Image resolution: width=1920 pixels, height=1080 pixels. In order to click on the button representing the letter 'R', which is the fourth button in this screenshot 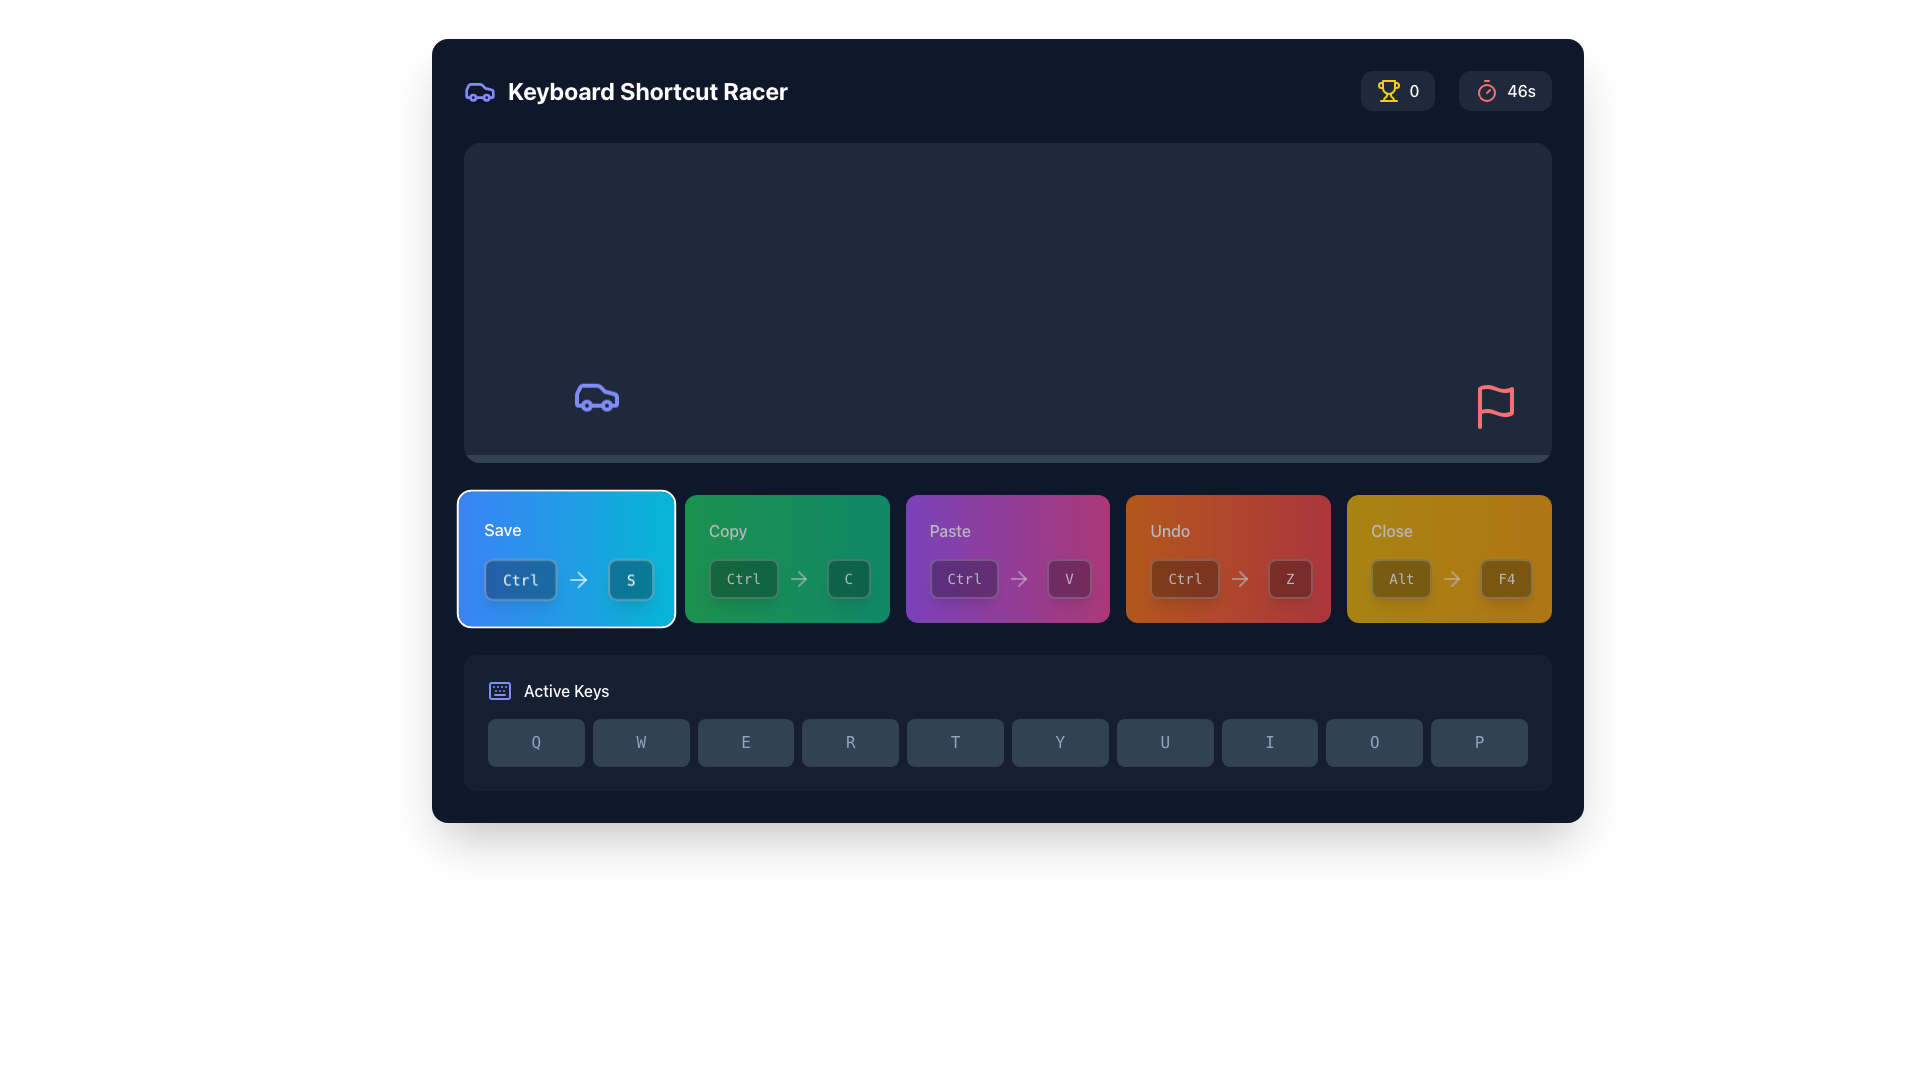, I will do `click(850, 743)`.